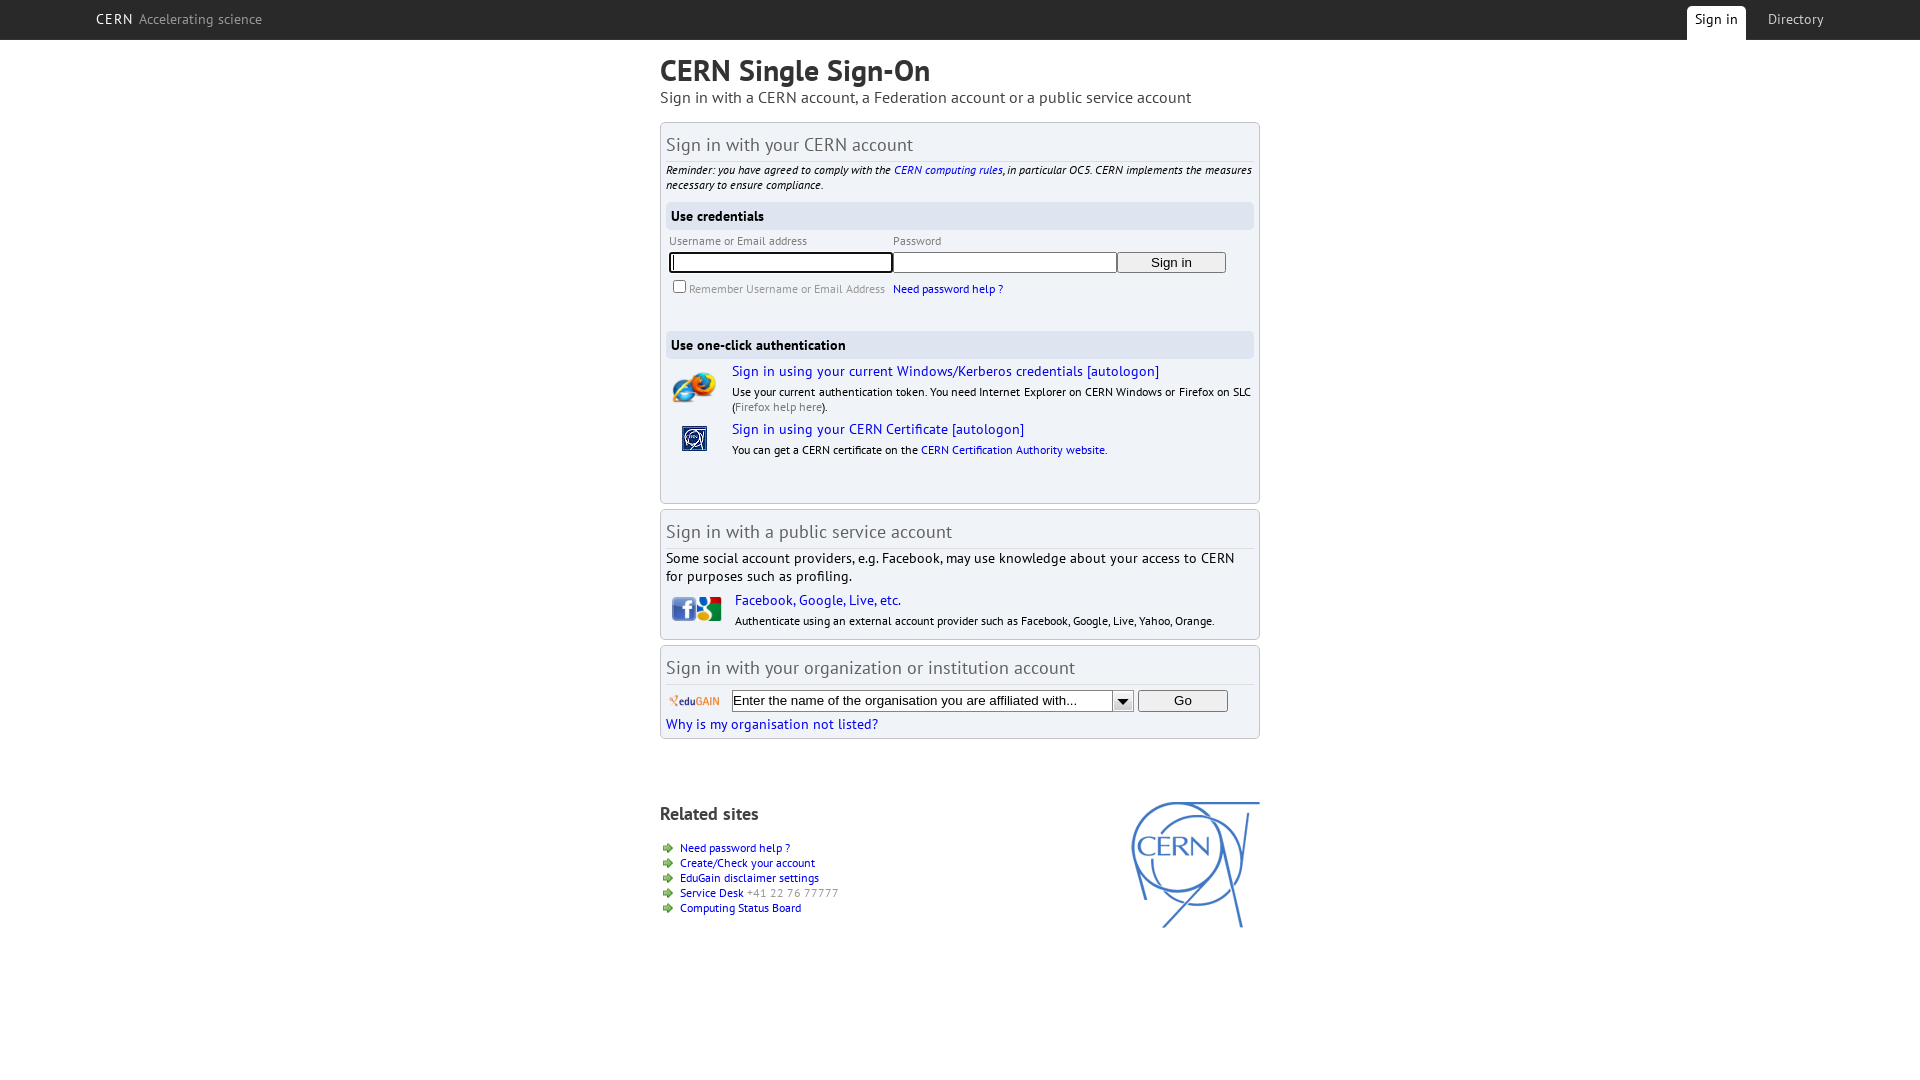 The height and width of the screenshot is (1080, 1920). What do you see at coordinates (1012, 448) in the screenshot?
I see `'CERN Certification Authority website'` at bounding box center [1012, 448].